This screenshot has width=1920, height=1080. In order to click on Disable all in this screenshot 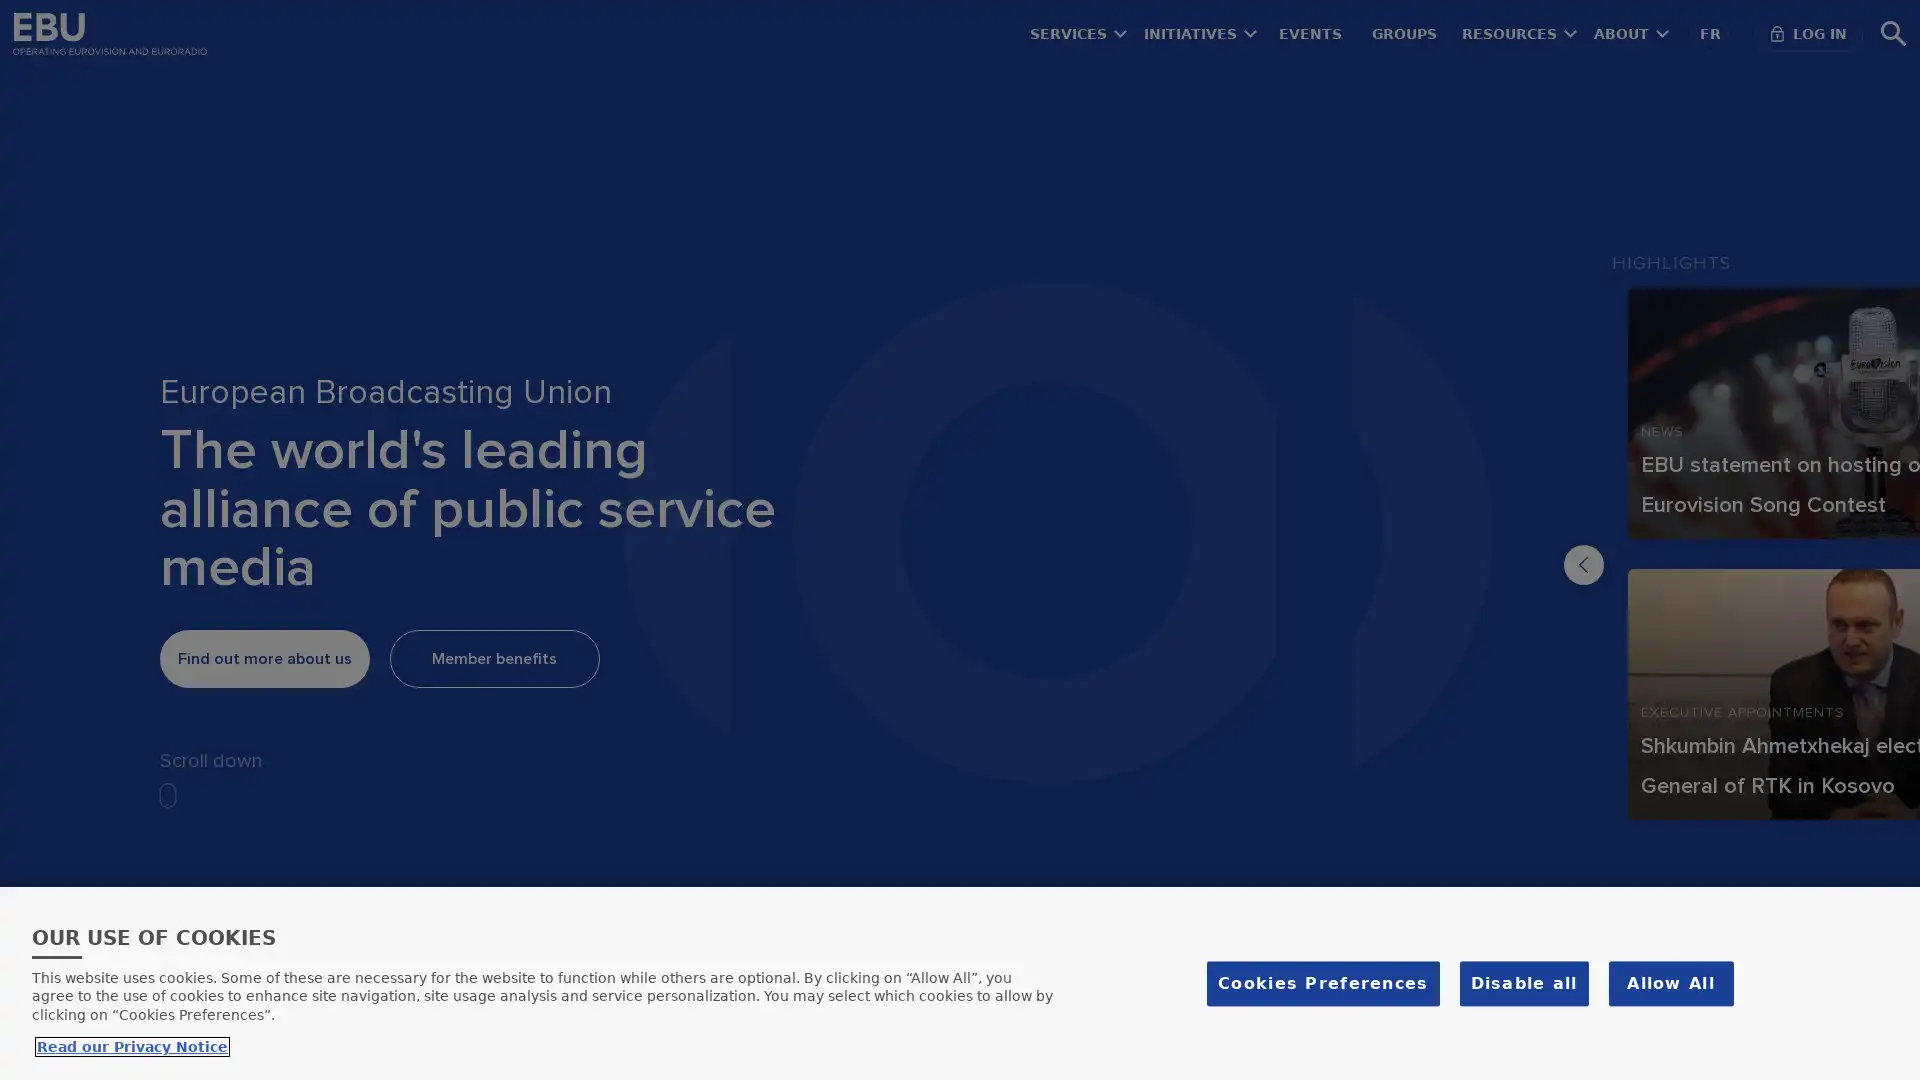, I will do `click(1522, 982)`.